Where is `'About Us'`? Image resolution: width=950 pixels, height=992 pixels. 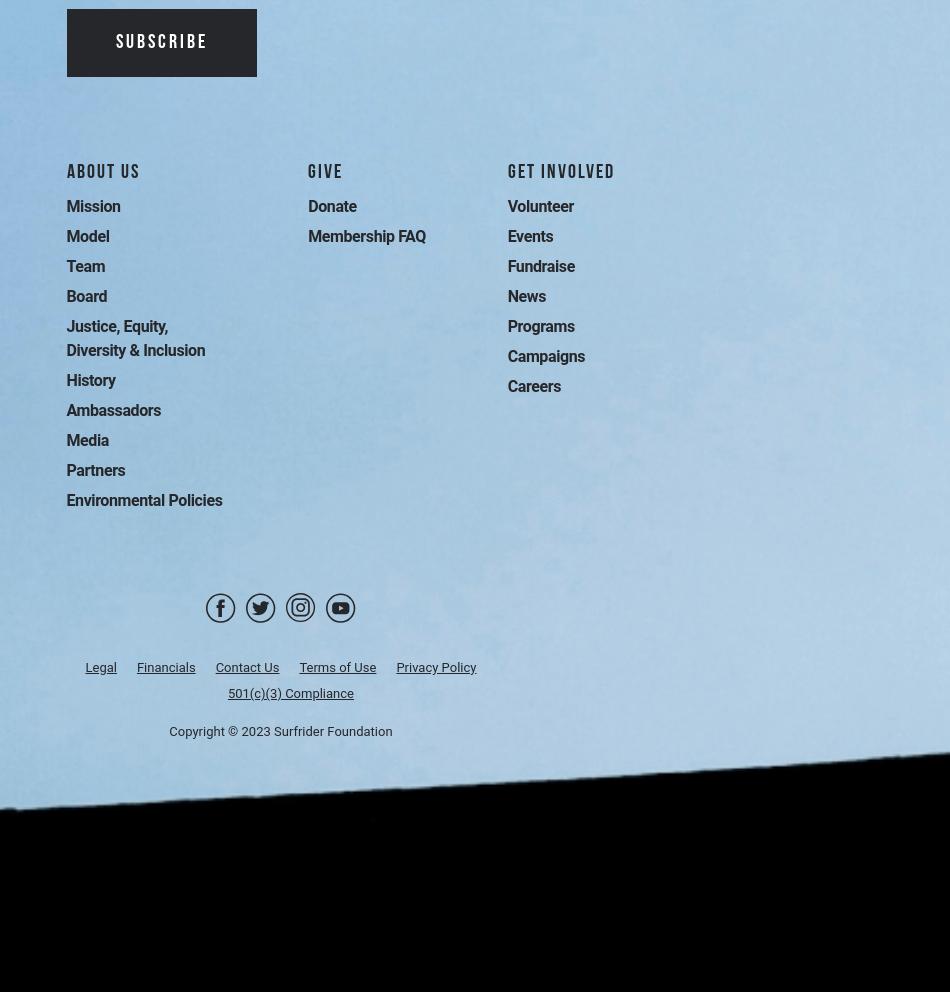 'About Us' is located at coordinates (66, 171).